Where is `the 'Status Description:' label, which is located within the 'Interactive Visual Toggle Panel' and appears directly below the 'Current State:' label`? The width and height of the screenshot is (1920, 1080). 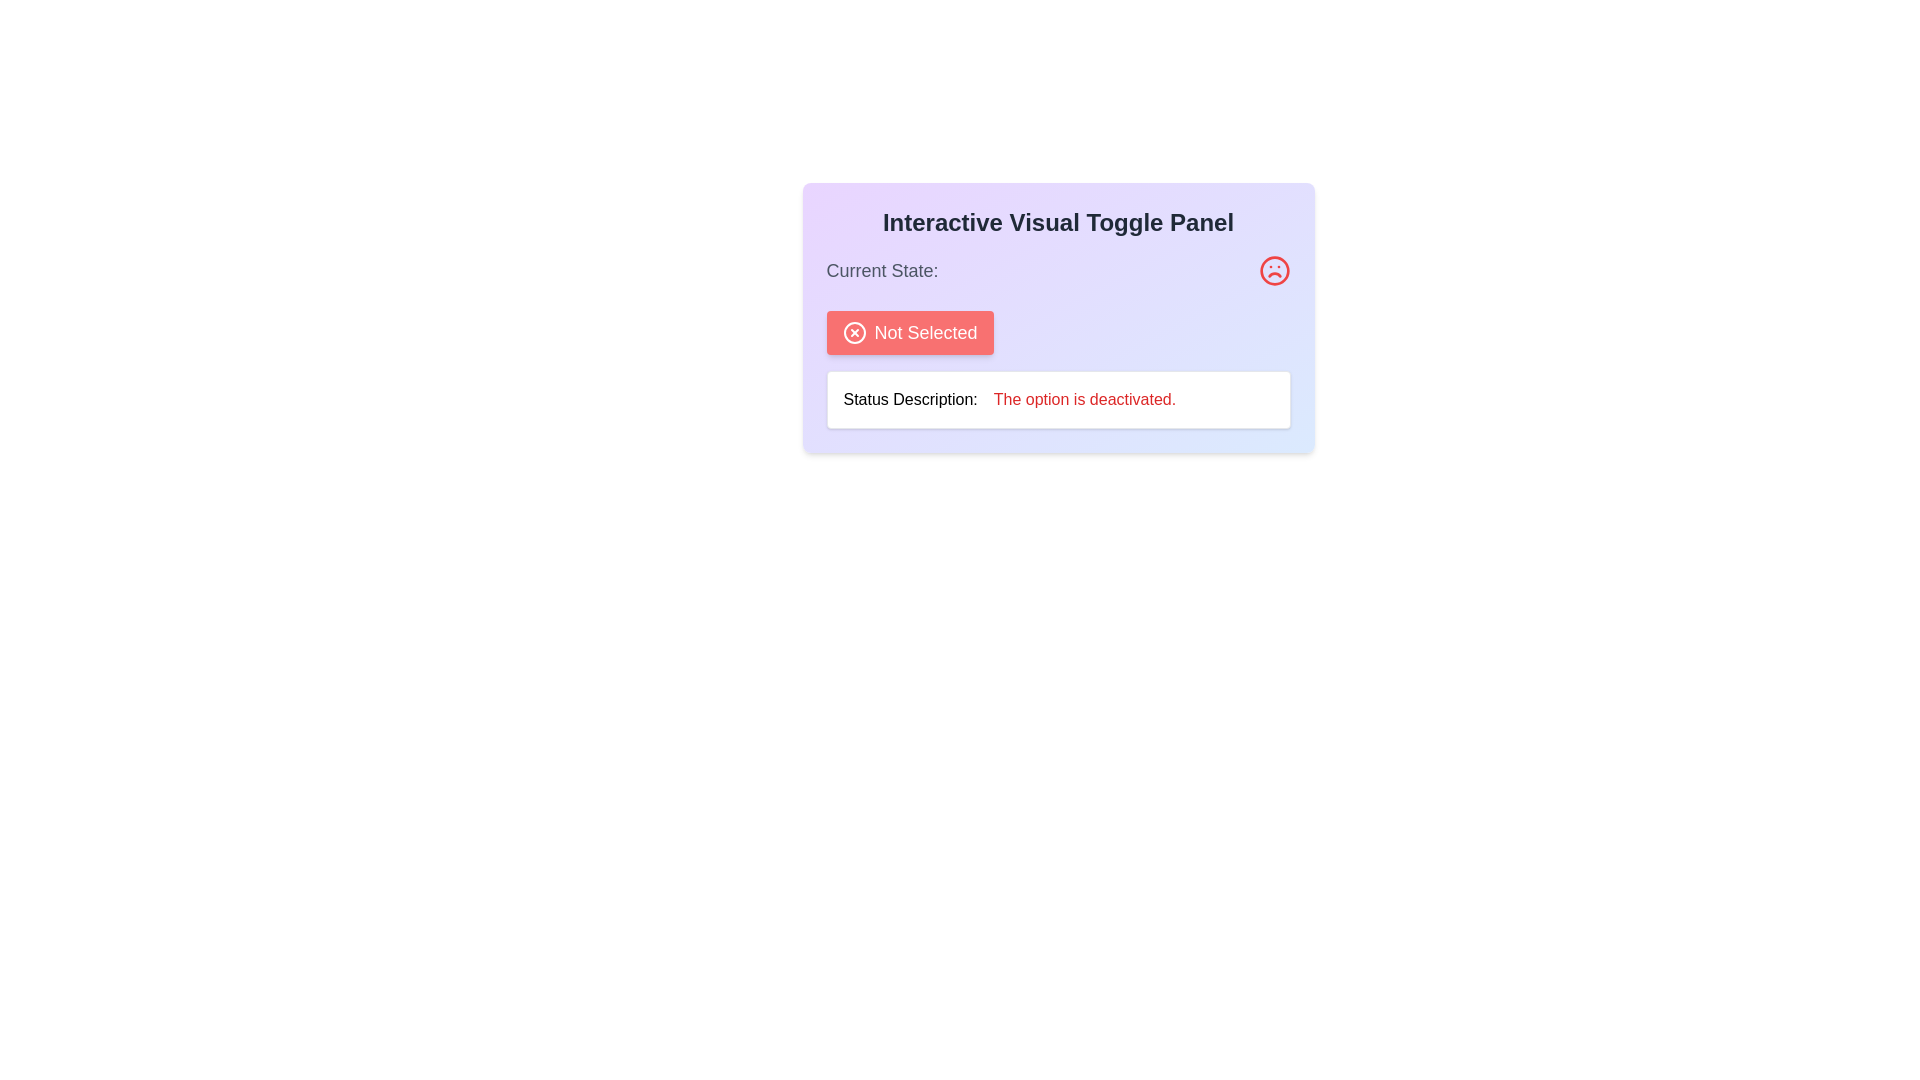
the 'Status Description:' label, which is located within the 'Interactive Visual Toggle Panel' and appears directly below the 'Current State:' label is located at coordinates (909, 400).